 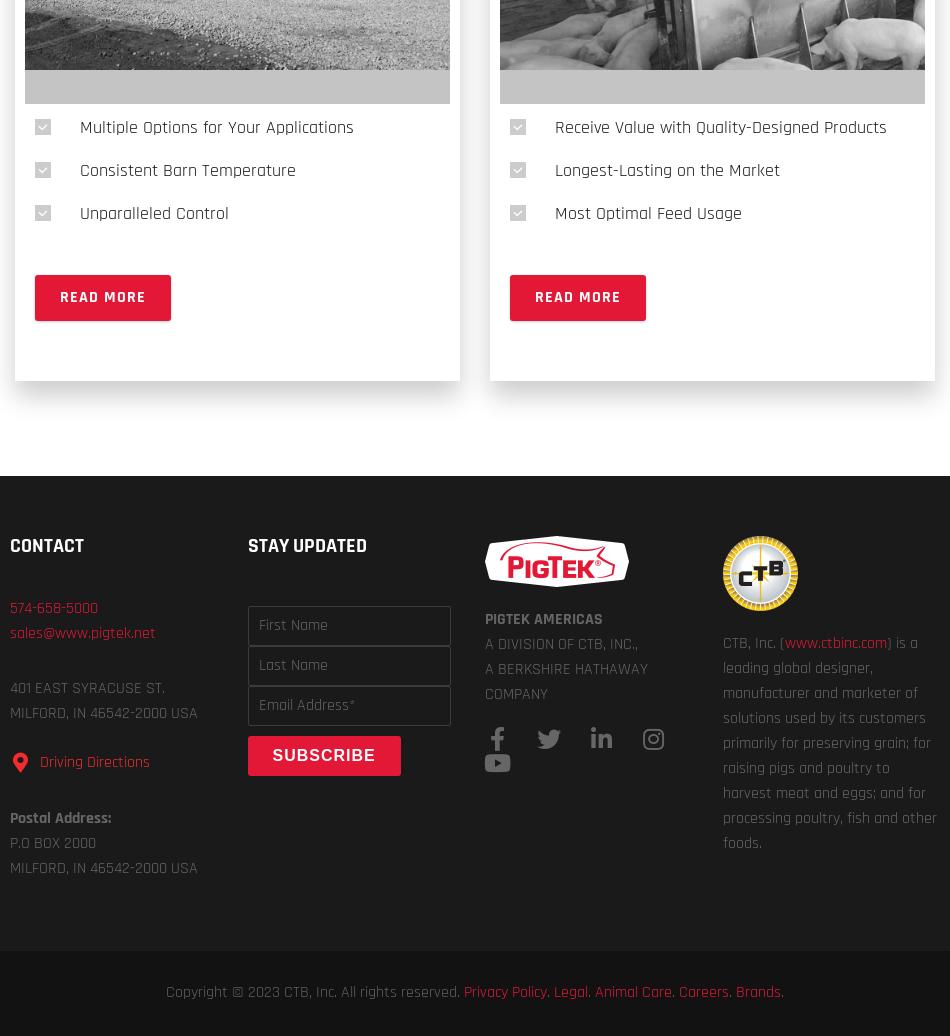 I want to click on 'PIGTEK AMERICAS', so click(x=543, y=619).